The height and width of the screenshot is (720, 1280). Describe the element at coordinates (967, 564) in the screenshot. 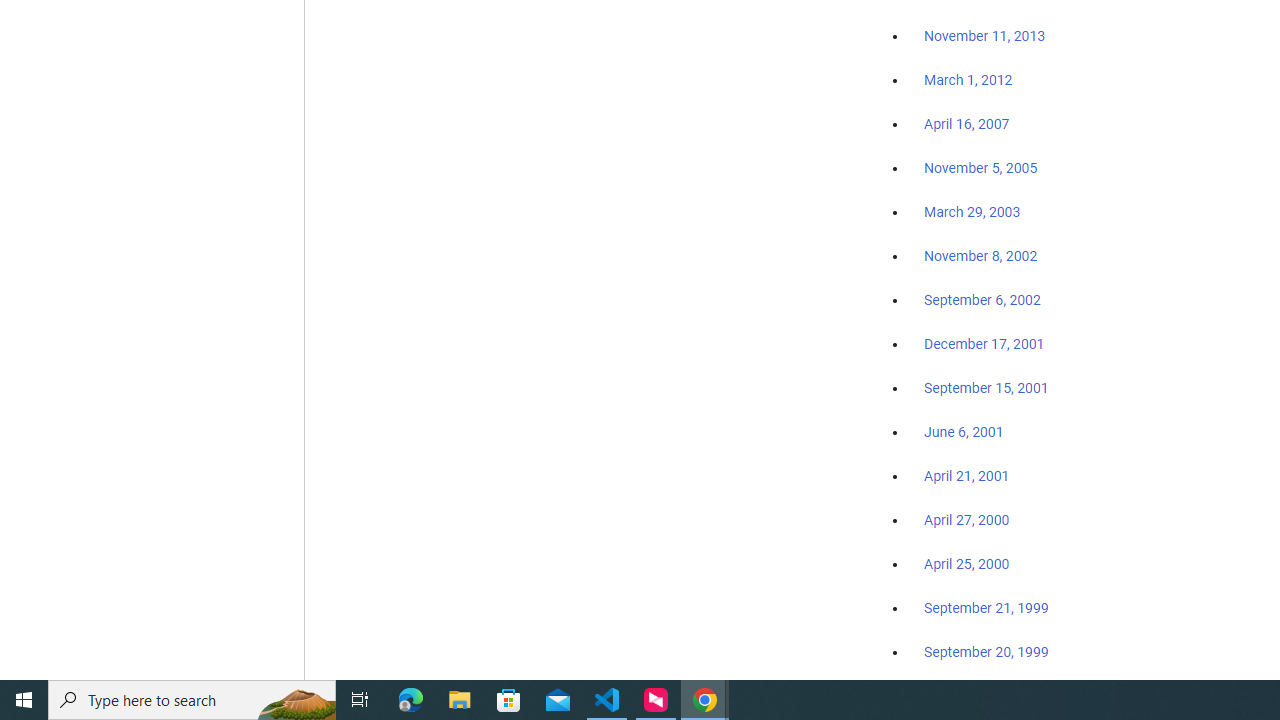

I see `'April 25, 2000'` at that location.